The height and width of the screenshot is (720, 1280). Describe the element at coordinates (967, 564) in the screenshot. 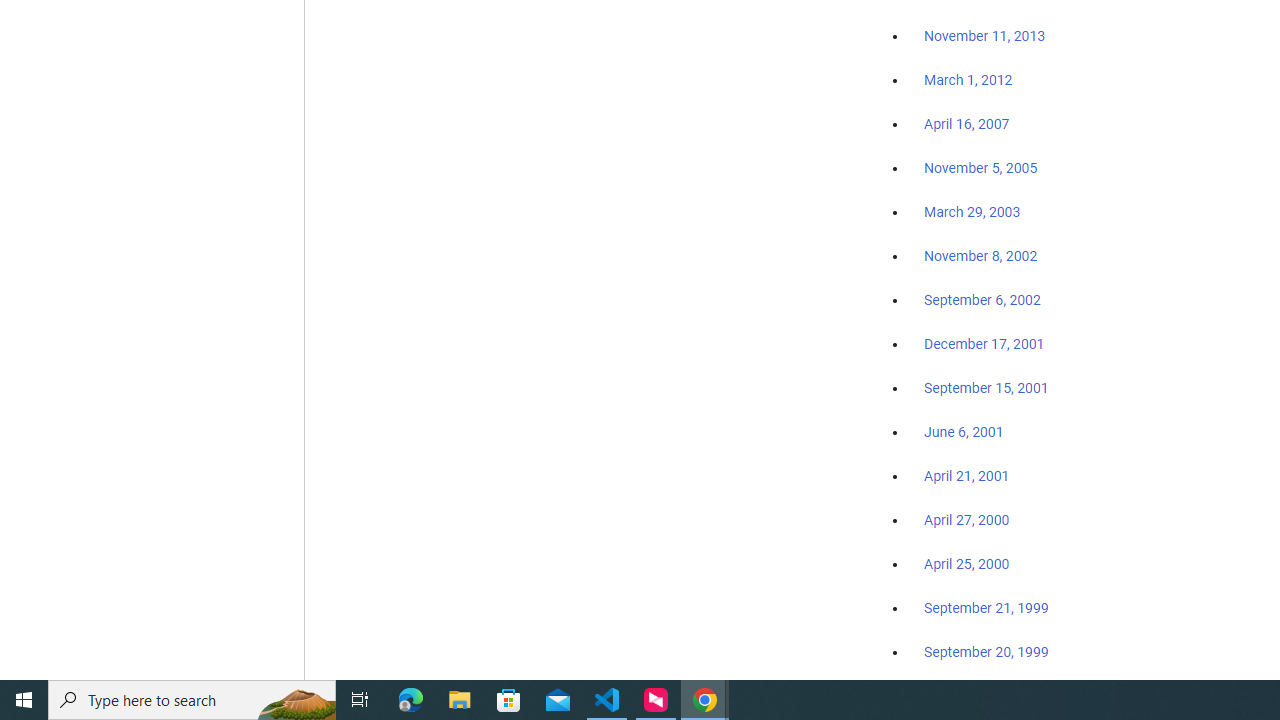

I see `'April 25, 2000'` at that location.